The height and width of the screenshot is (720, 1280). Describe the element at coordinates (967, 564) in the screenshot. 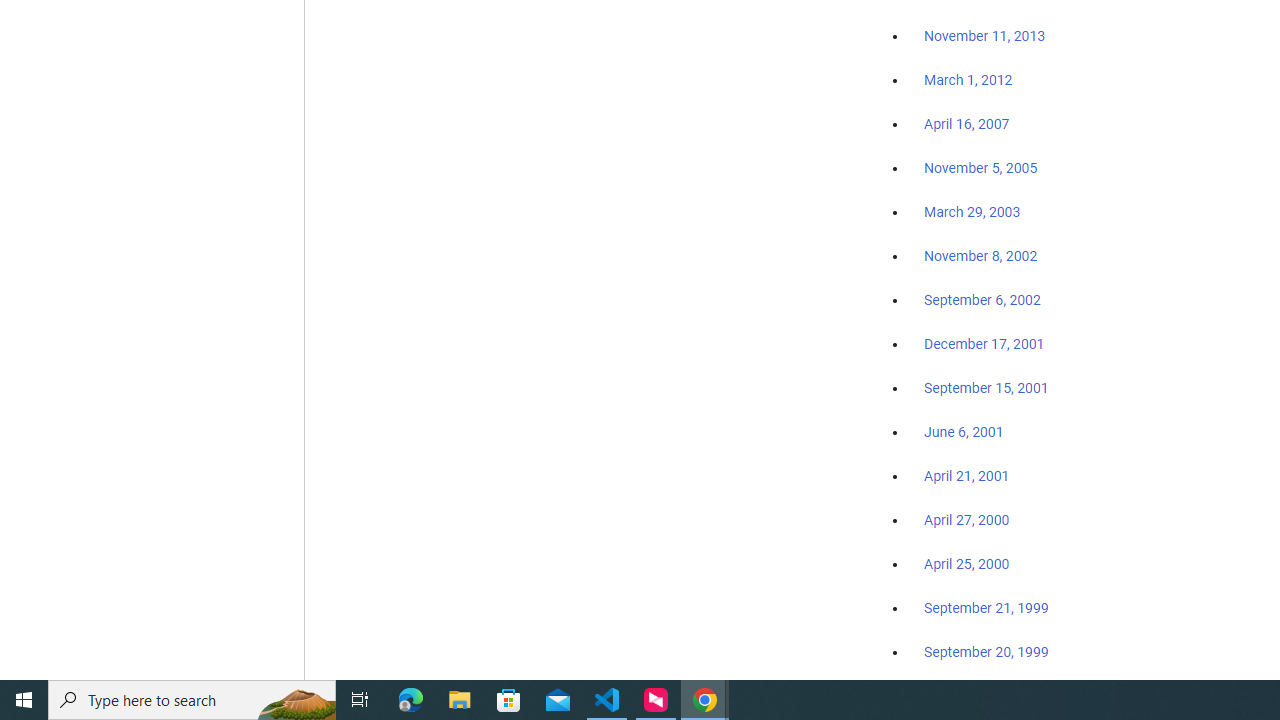

I see `'April 25, 2000'` at that location.